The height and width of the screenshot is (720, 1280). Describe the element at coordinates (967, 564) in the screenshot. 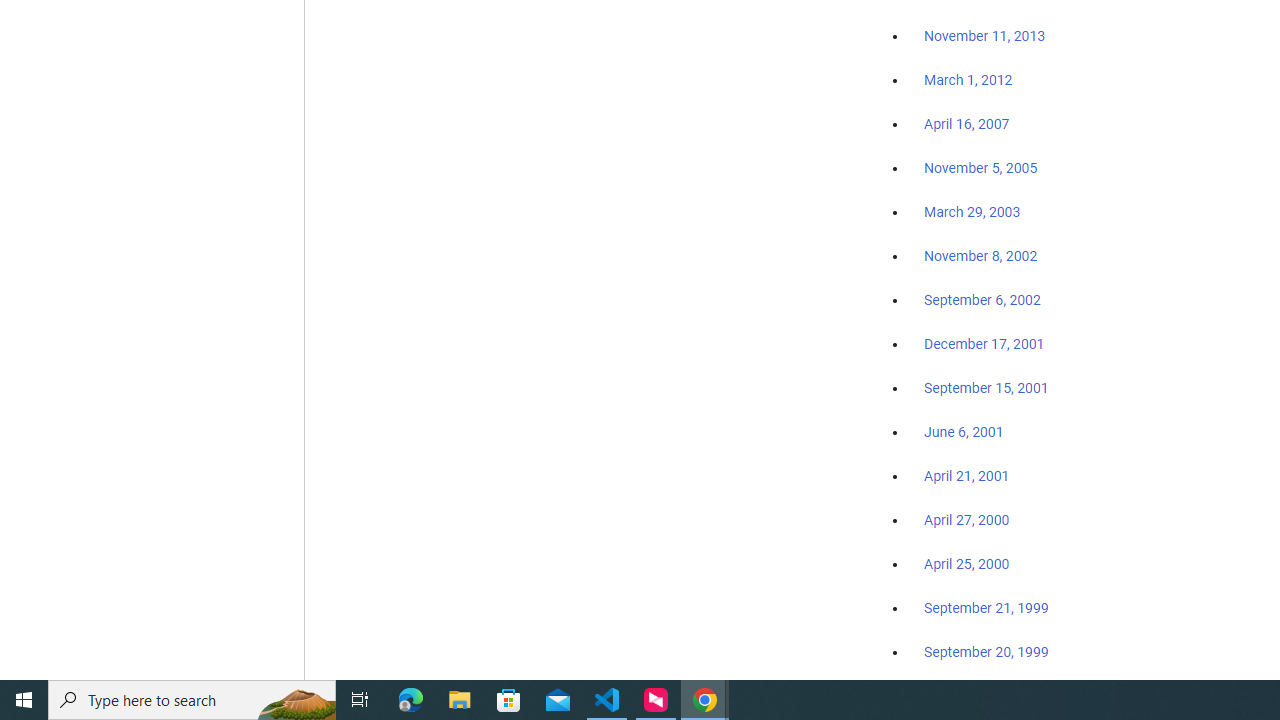

I see `'April 25, 2000'` at that location.